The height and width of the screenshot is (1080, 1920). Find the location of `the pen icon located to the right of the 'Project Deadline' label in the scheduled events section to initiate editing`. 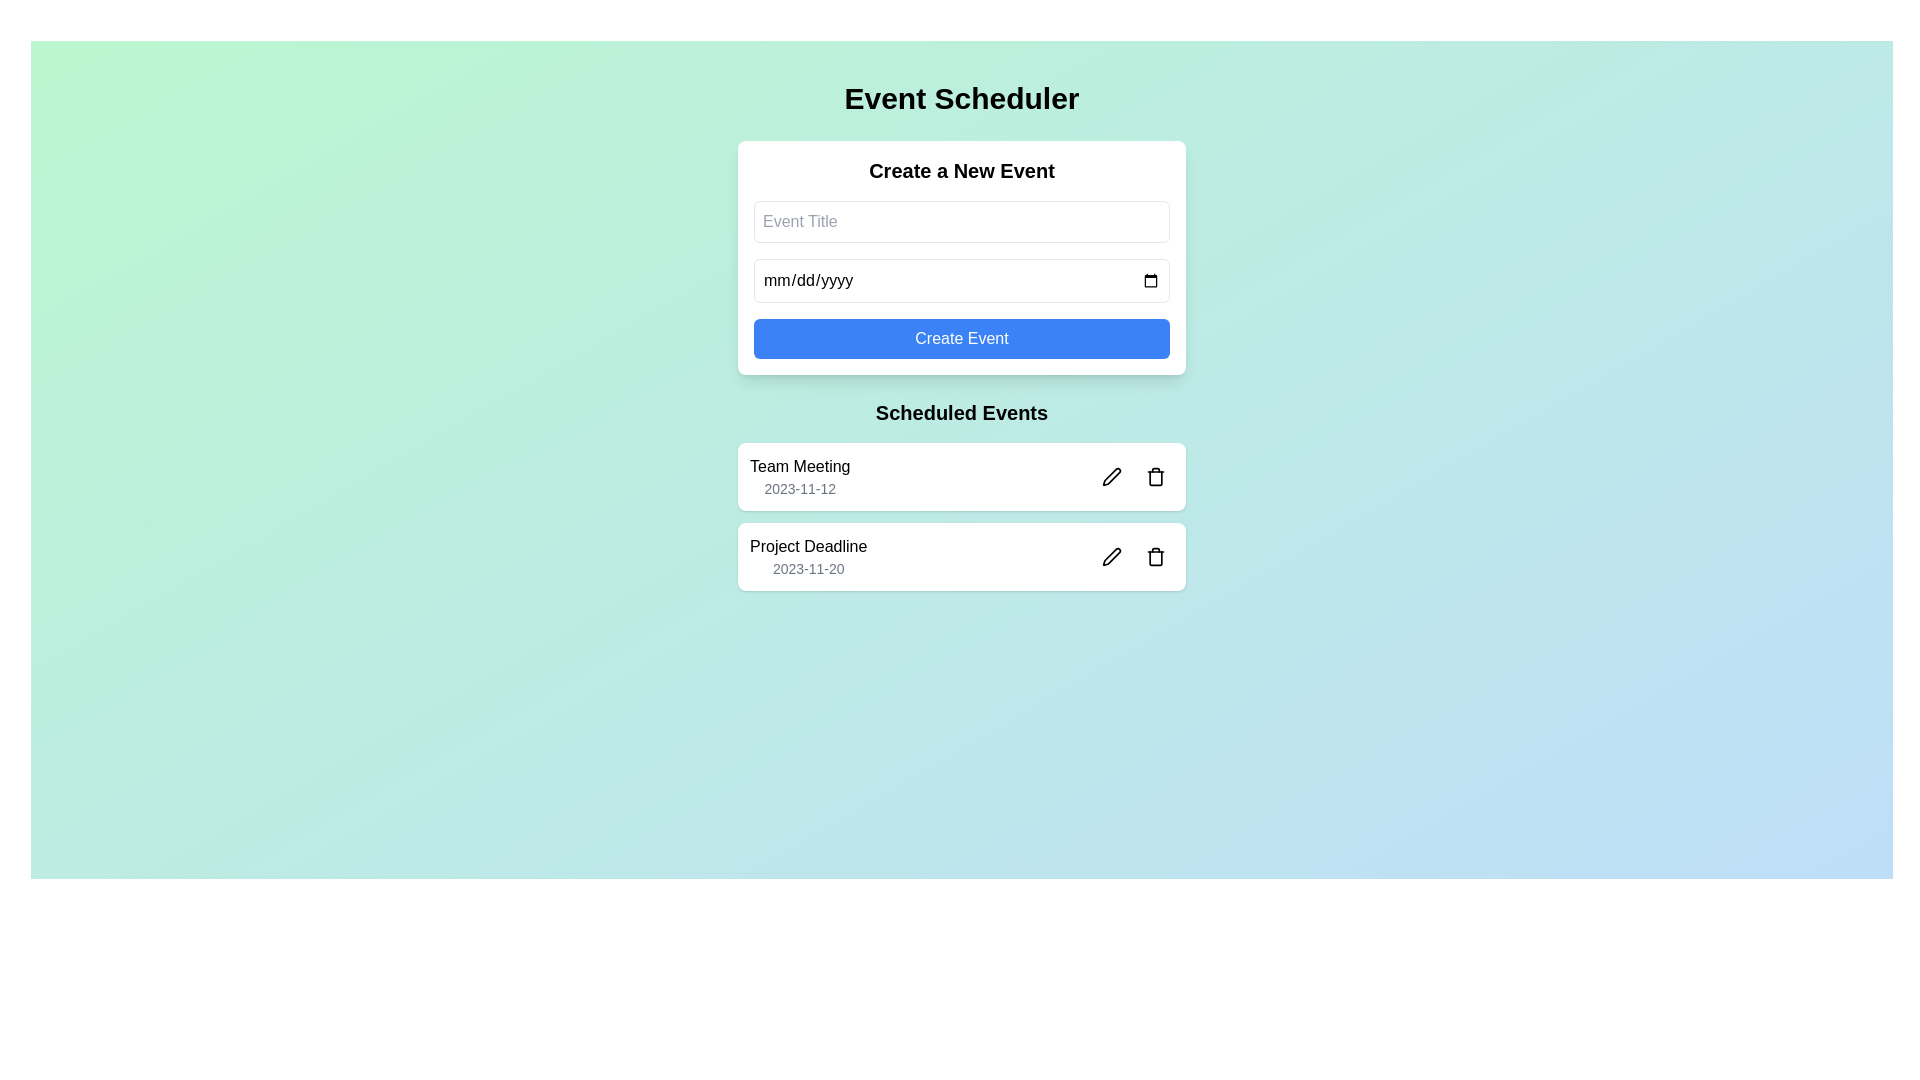

the pen icon located to the right of the 'Project Deadline' label in the scheduled events section to initiate editing is located at coordinates (1111, 477).